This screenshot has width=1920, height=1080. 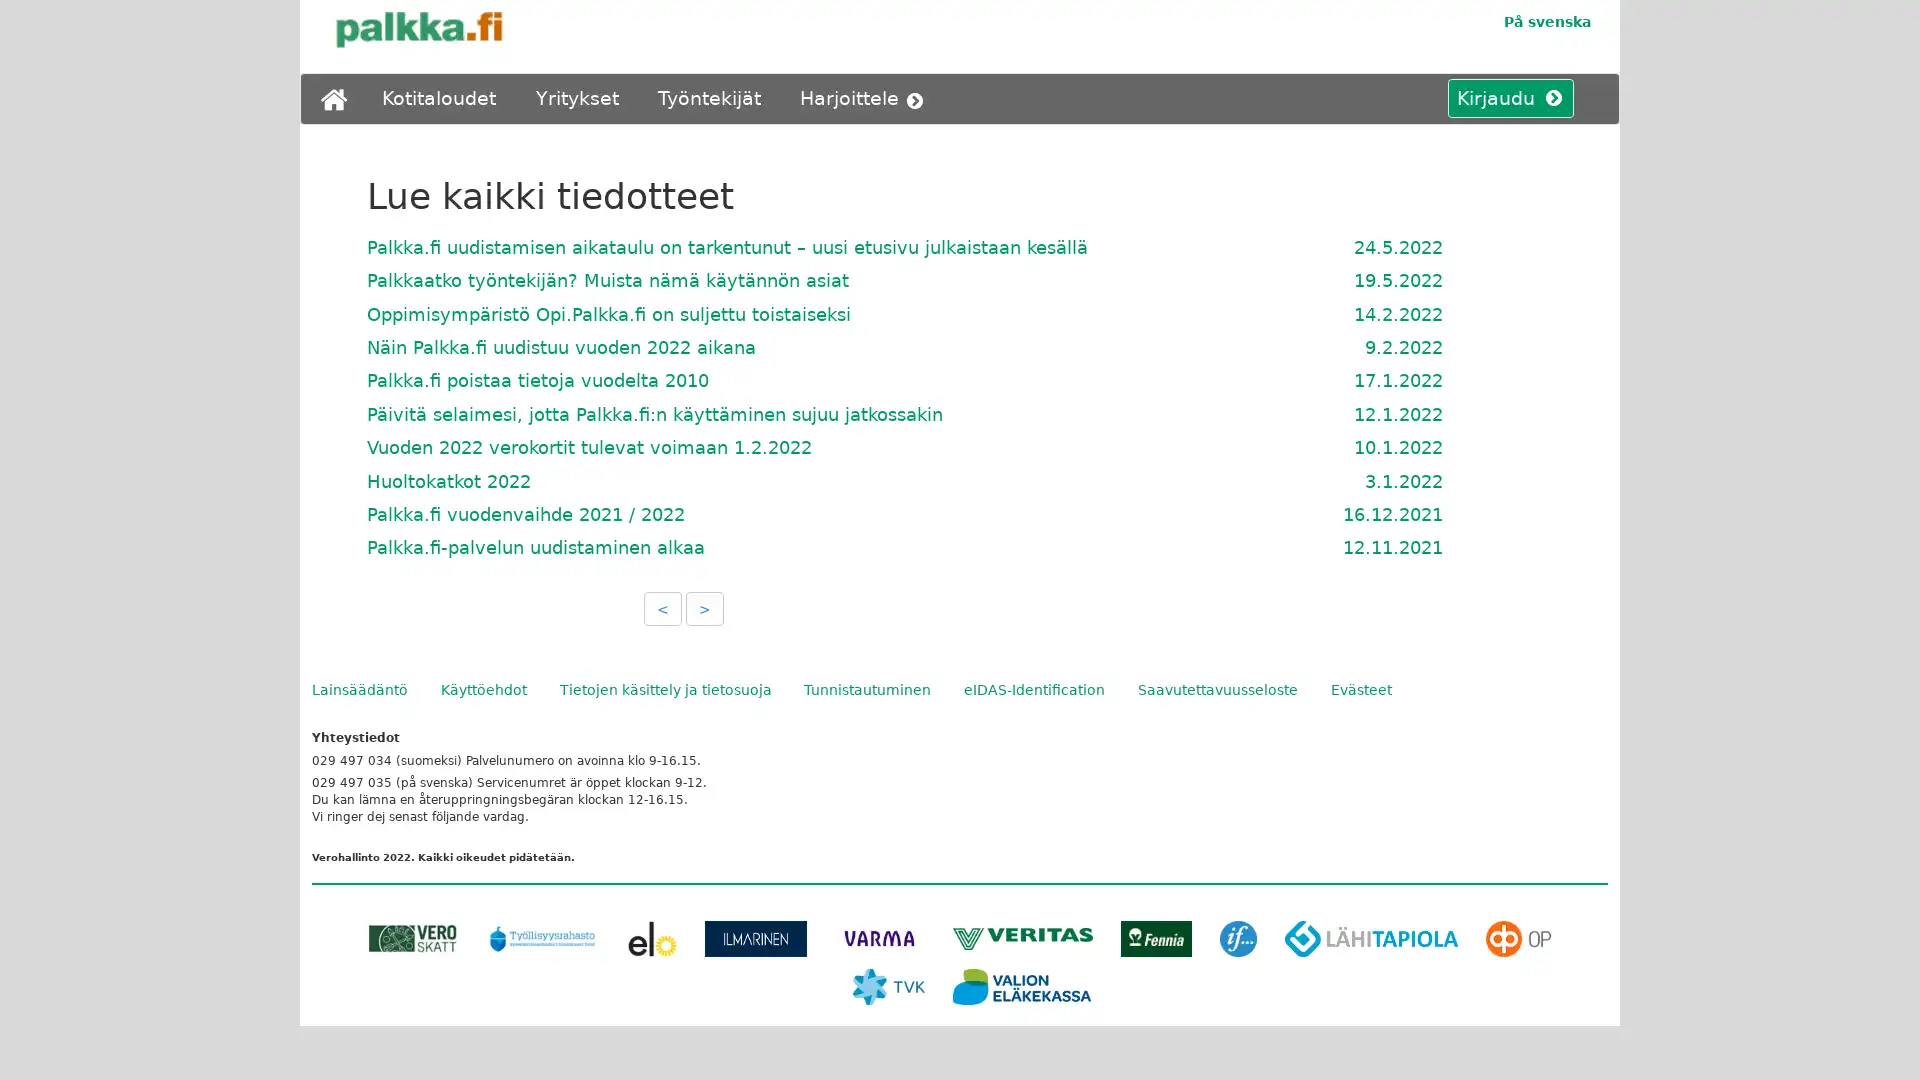 What do you see at coordinates (866, 99) in the screenshot?
I see `Harjoittele` at bounding box center [866, 99].